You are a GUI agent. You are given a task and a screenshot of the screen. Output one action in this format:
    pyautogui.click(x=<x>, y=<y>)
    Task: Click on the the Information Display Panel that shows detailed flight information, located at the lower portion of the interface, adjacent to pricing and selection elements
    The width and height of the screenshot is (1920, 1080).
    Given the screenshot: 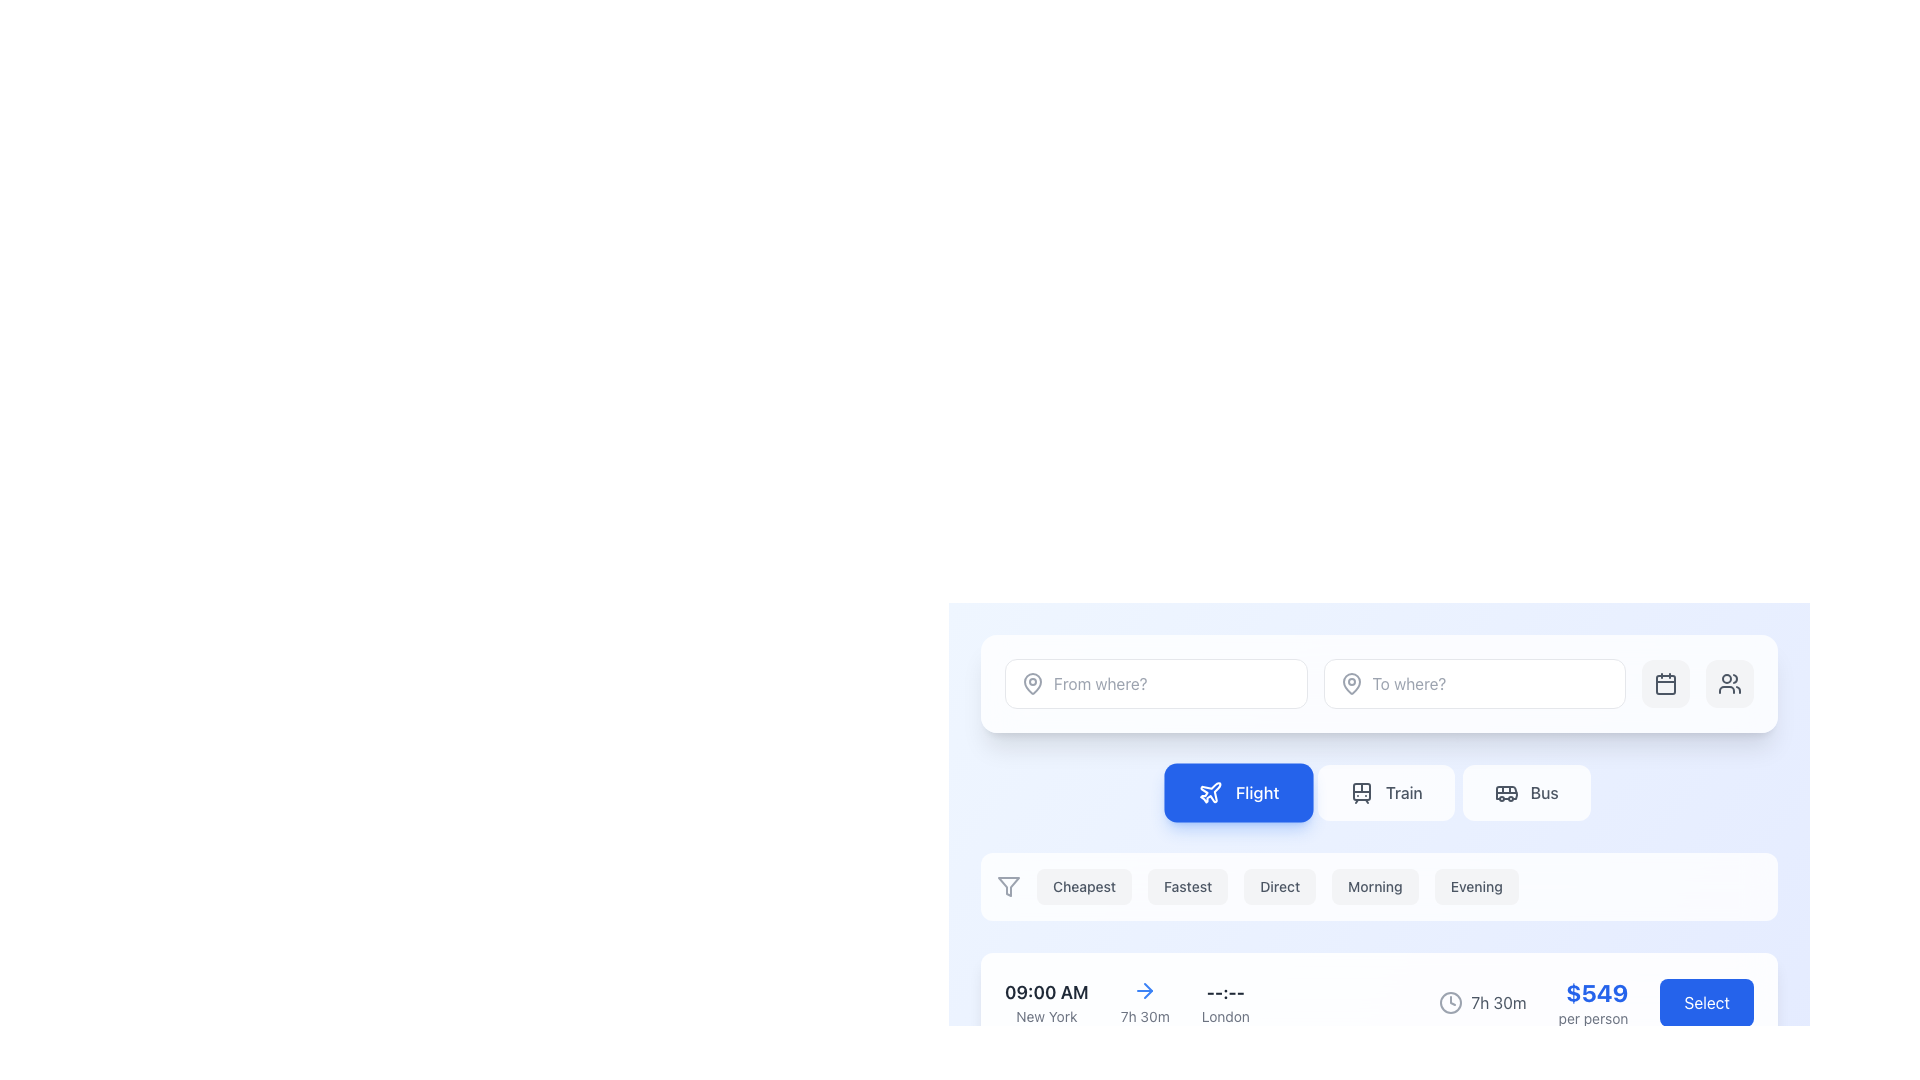 What is the action you would take?
    pyautogui.click(x=1127, y=1002)
    